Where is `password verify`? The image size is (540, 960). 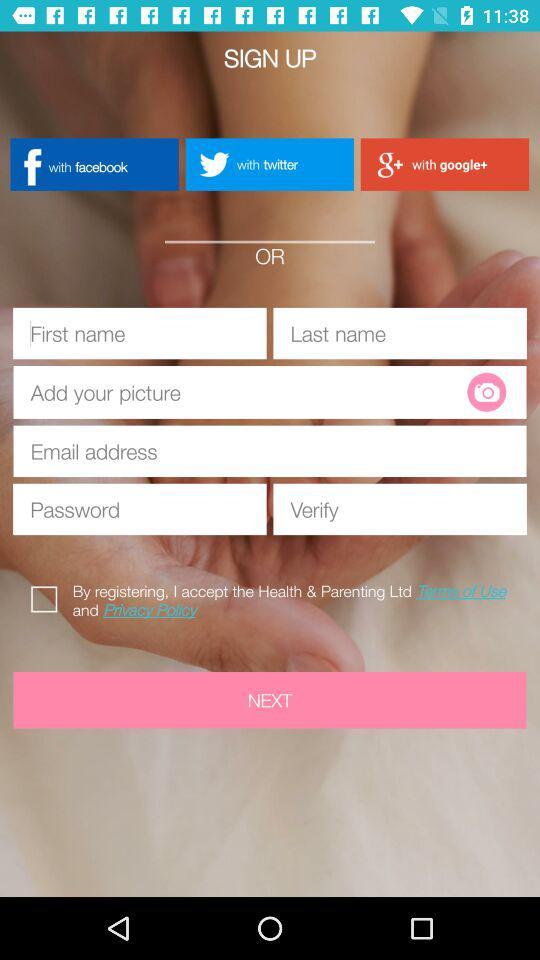 password verify is located at coordinates (400, 508).